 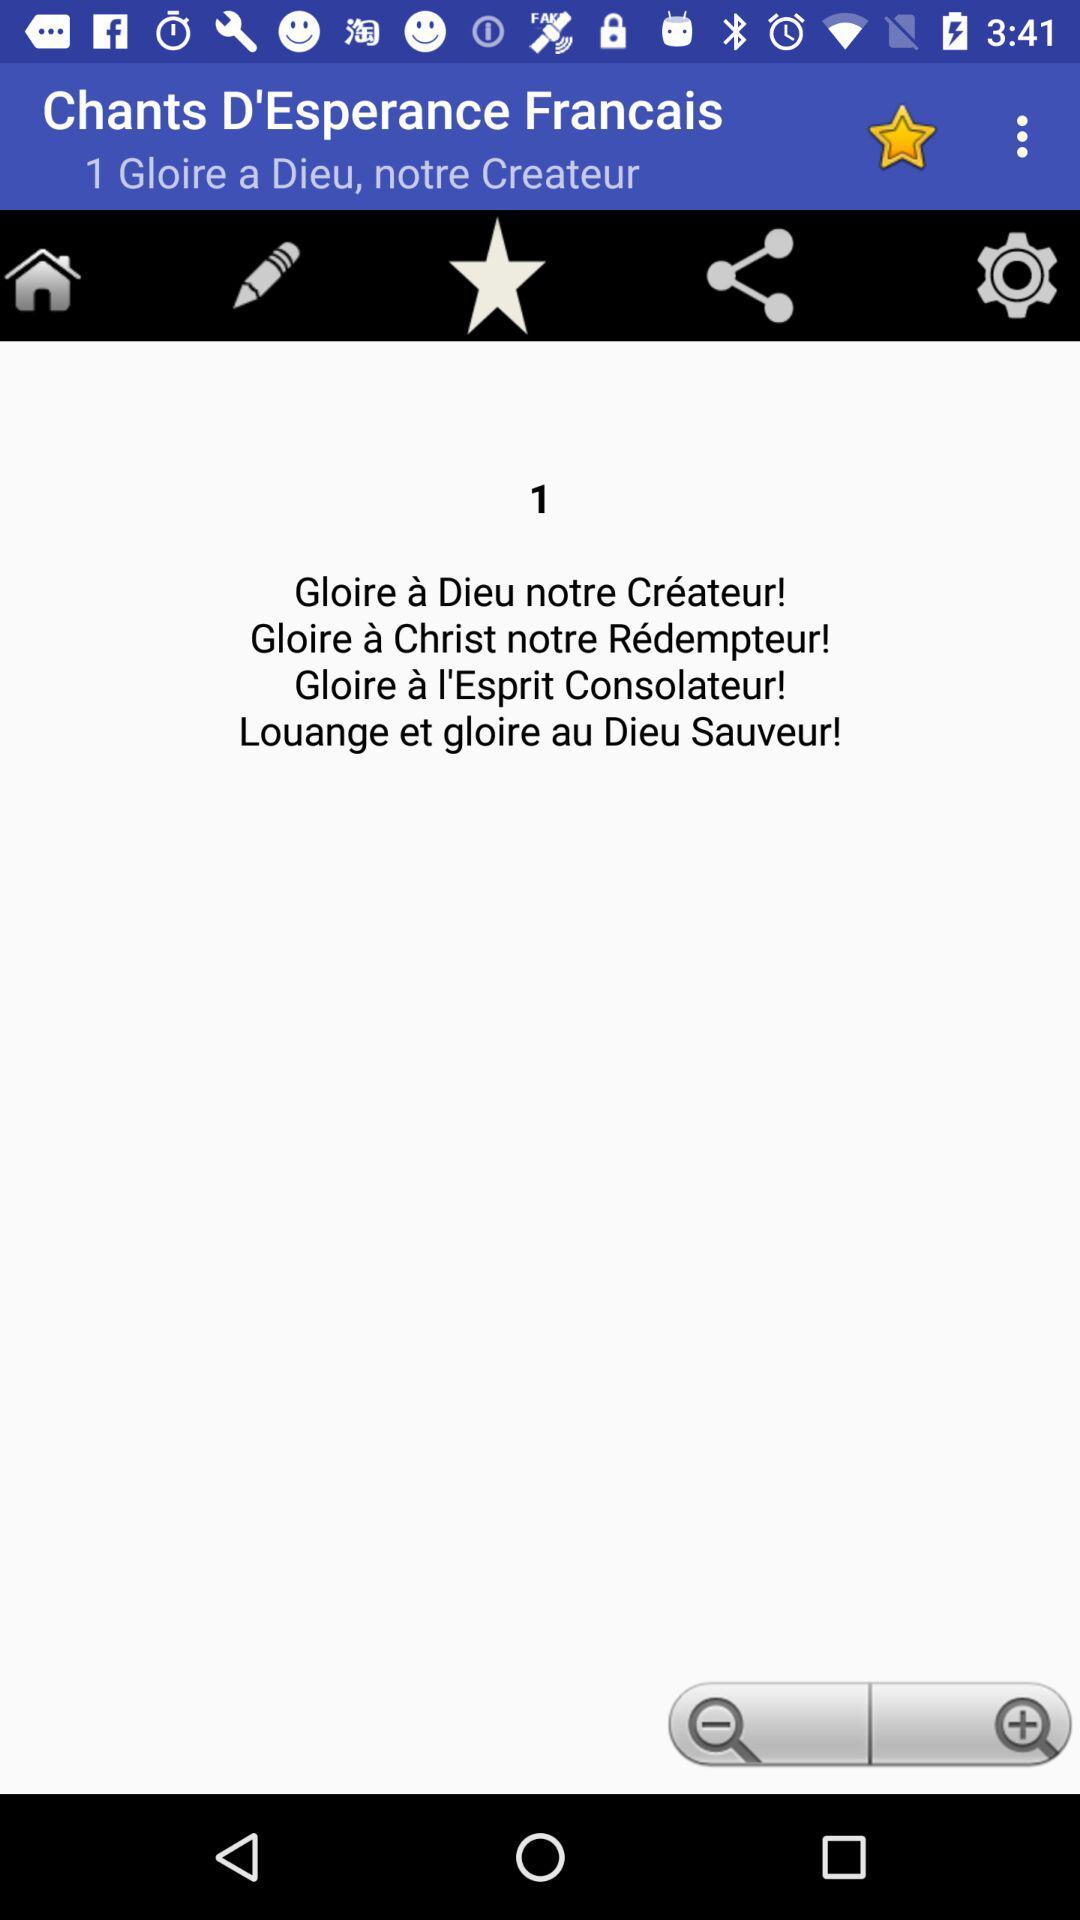 What do you see at coordinates (1017, 273) in the screenshot?
I see `the settings button next to the share button` at bounding box center [1017, 273].